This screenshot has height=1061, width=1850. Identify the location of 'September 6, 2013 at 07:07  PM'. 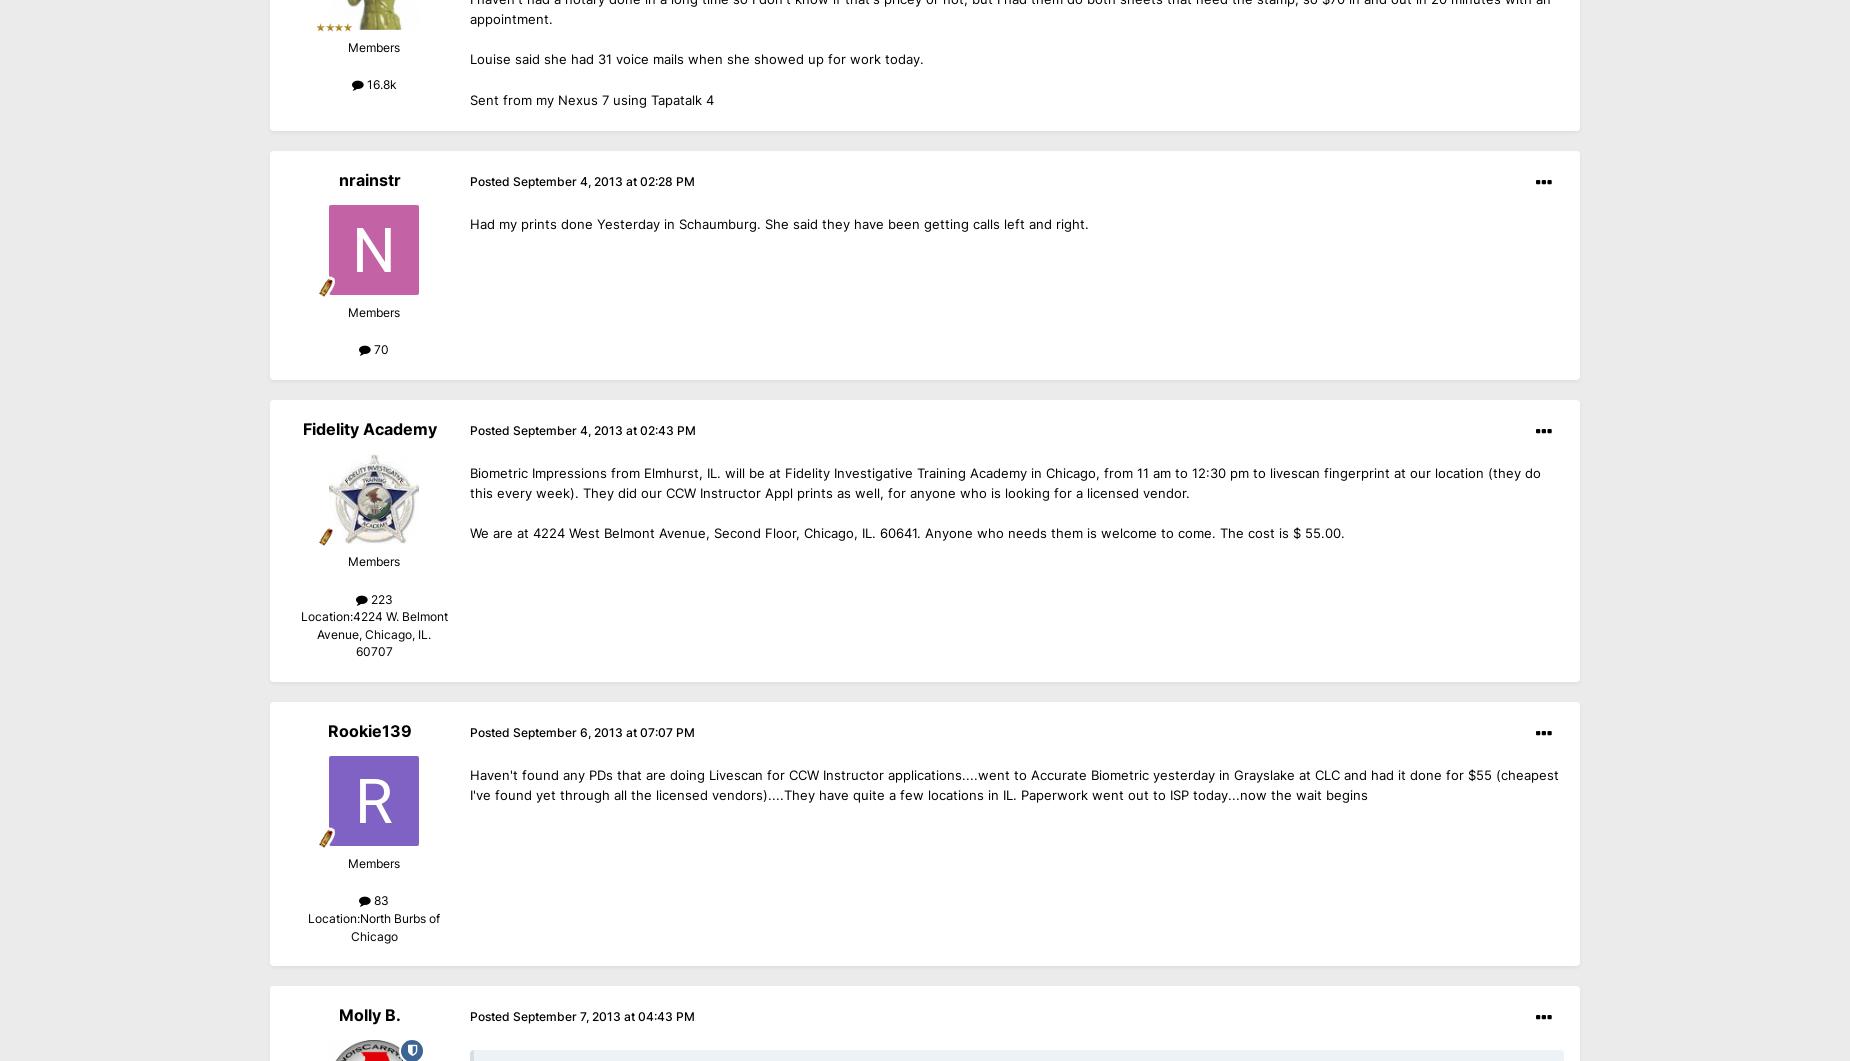
(604, 731).